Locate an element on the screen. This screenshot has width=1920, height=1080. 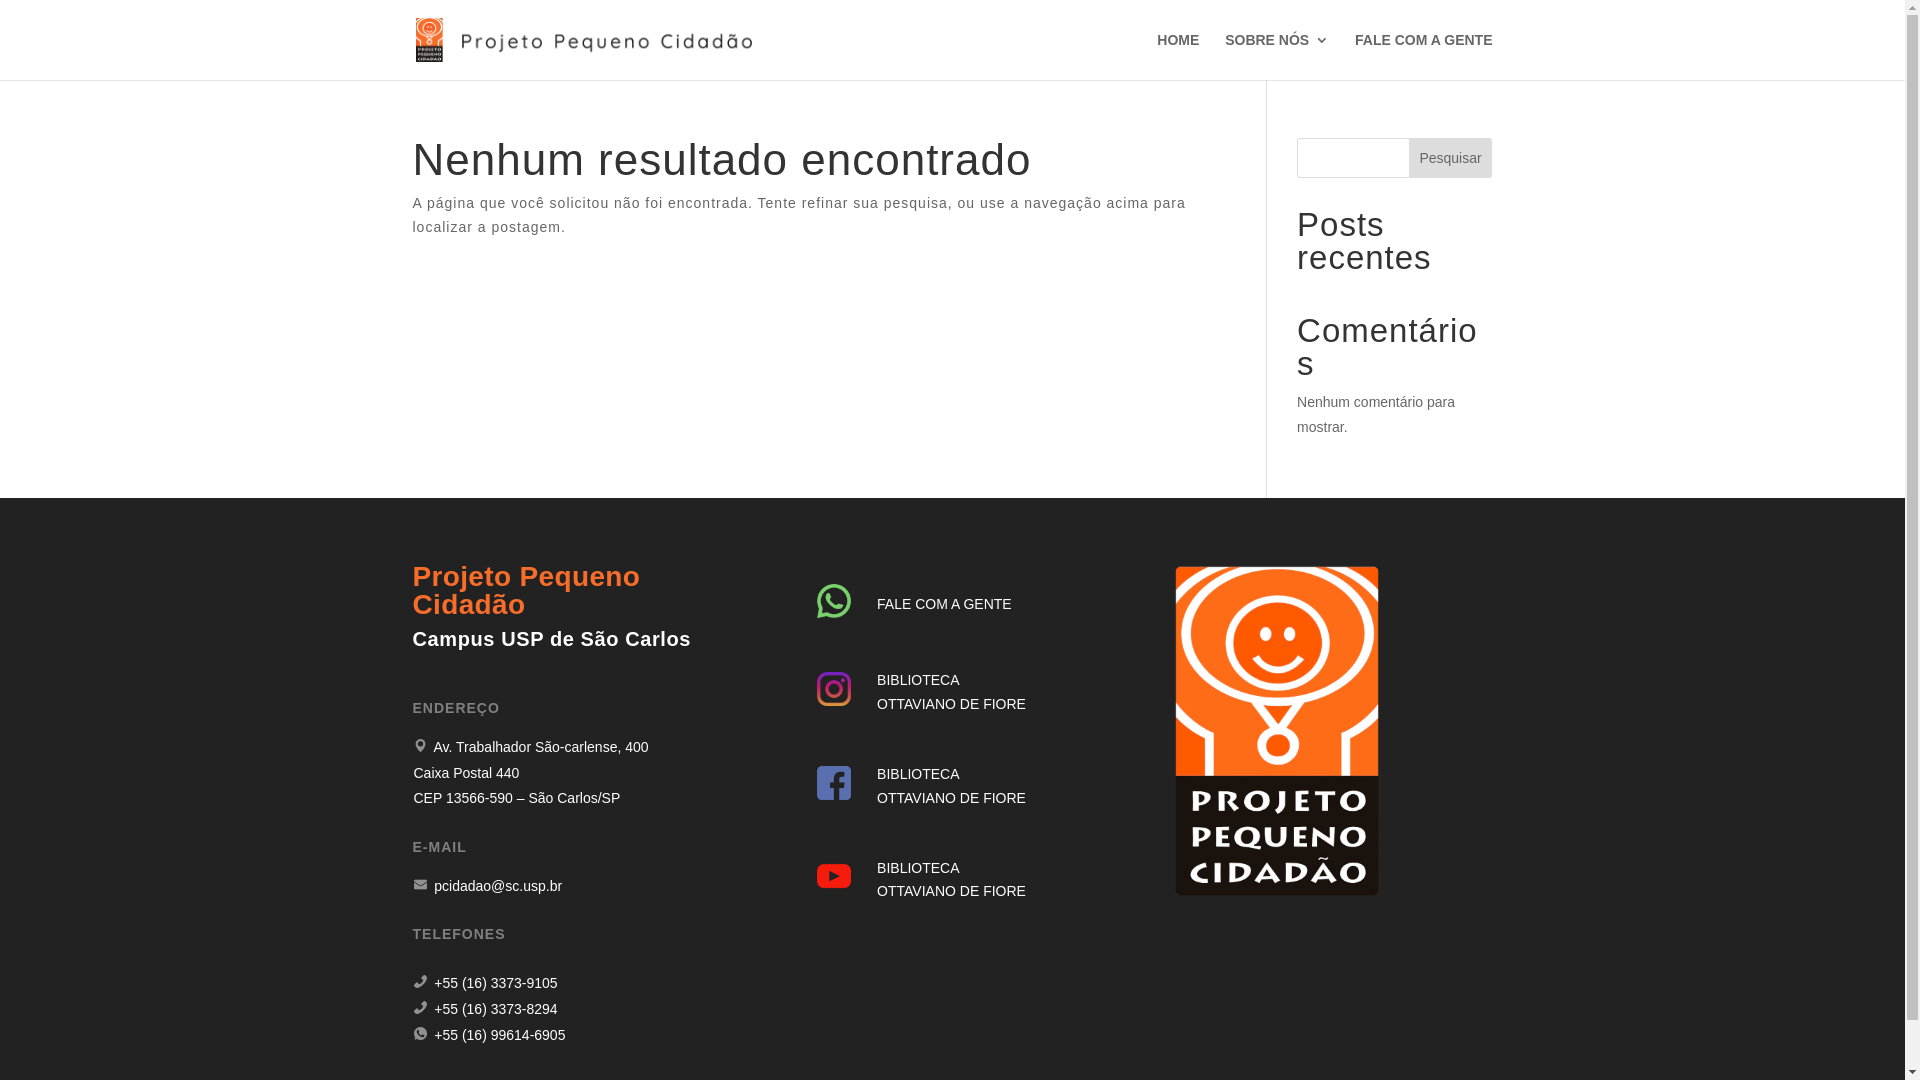
'Pesquisar' is located at coordinates (1408, 157).